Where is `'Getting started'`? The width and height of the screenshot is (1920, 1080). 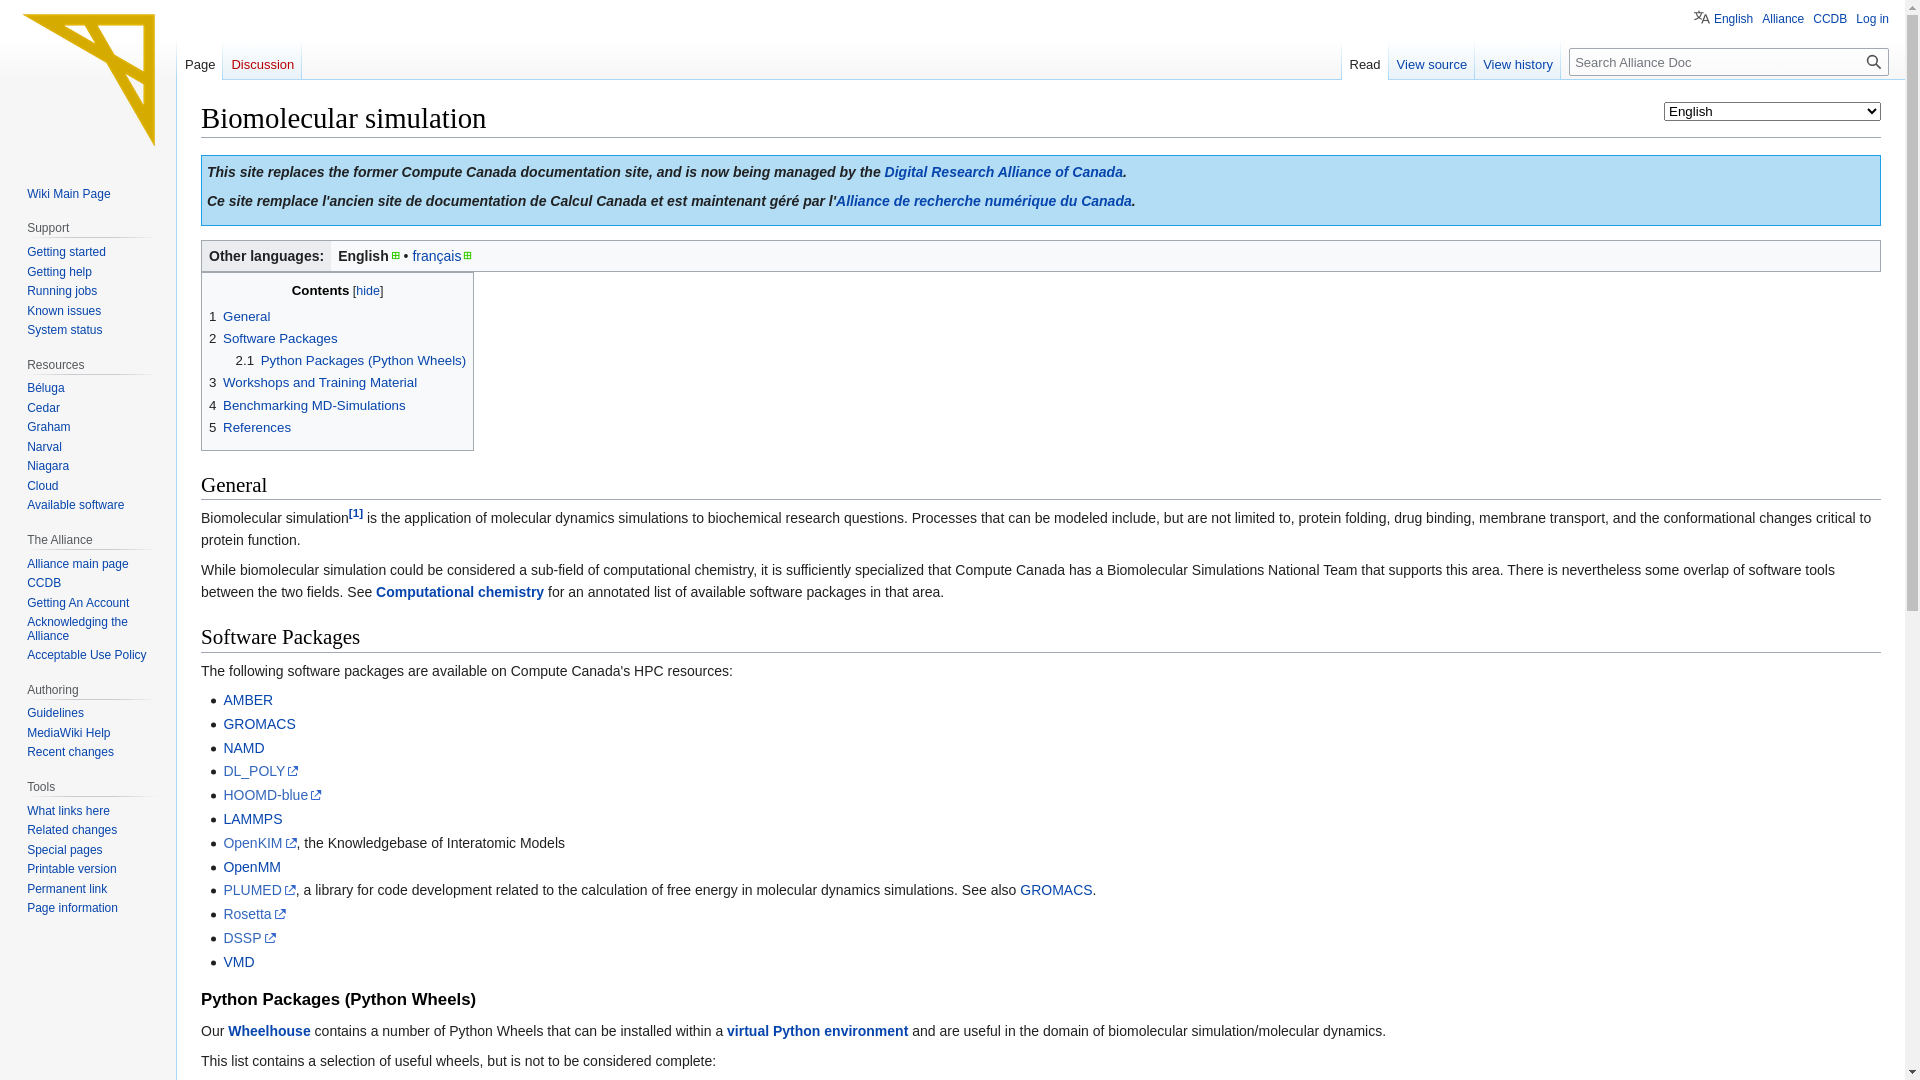 'Getting started' is located at coordinates (66, 250).